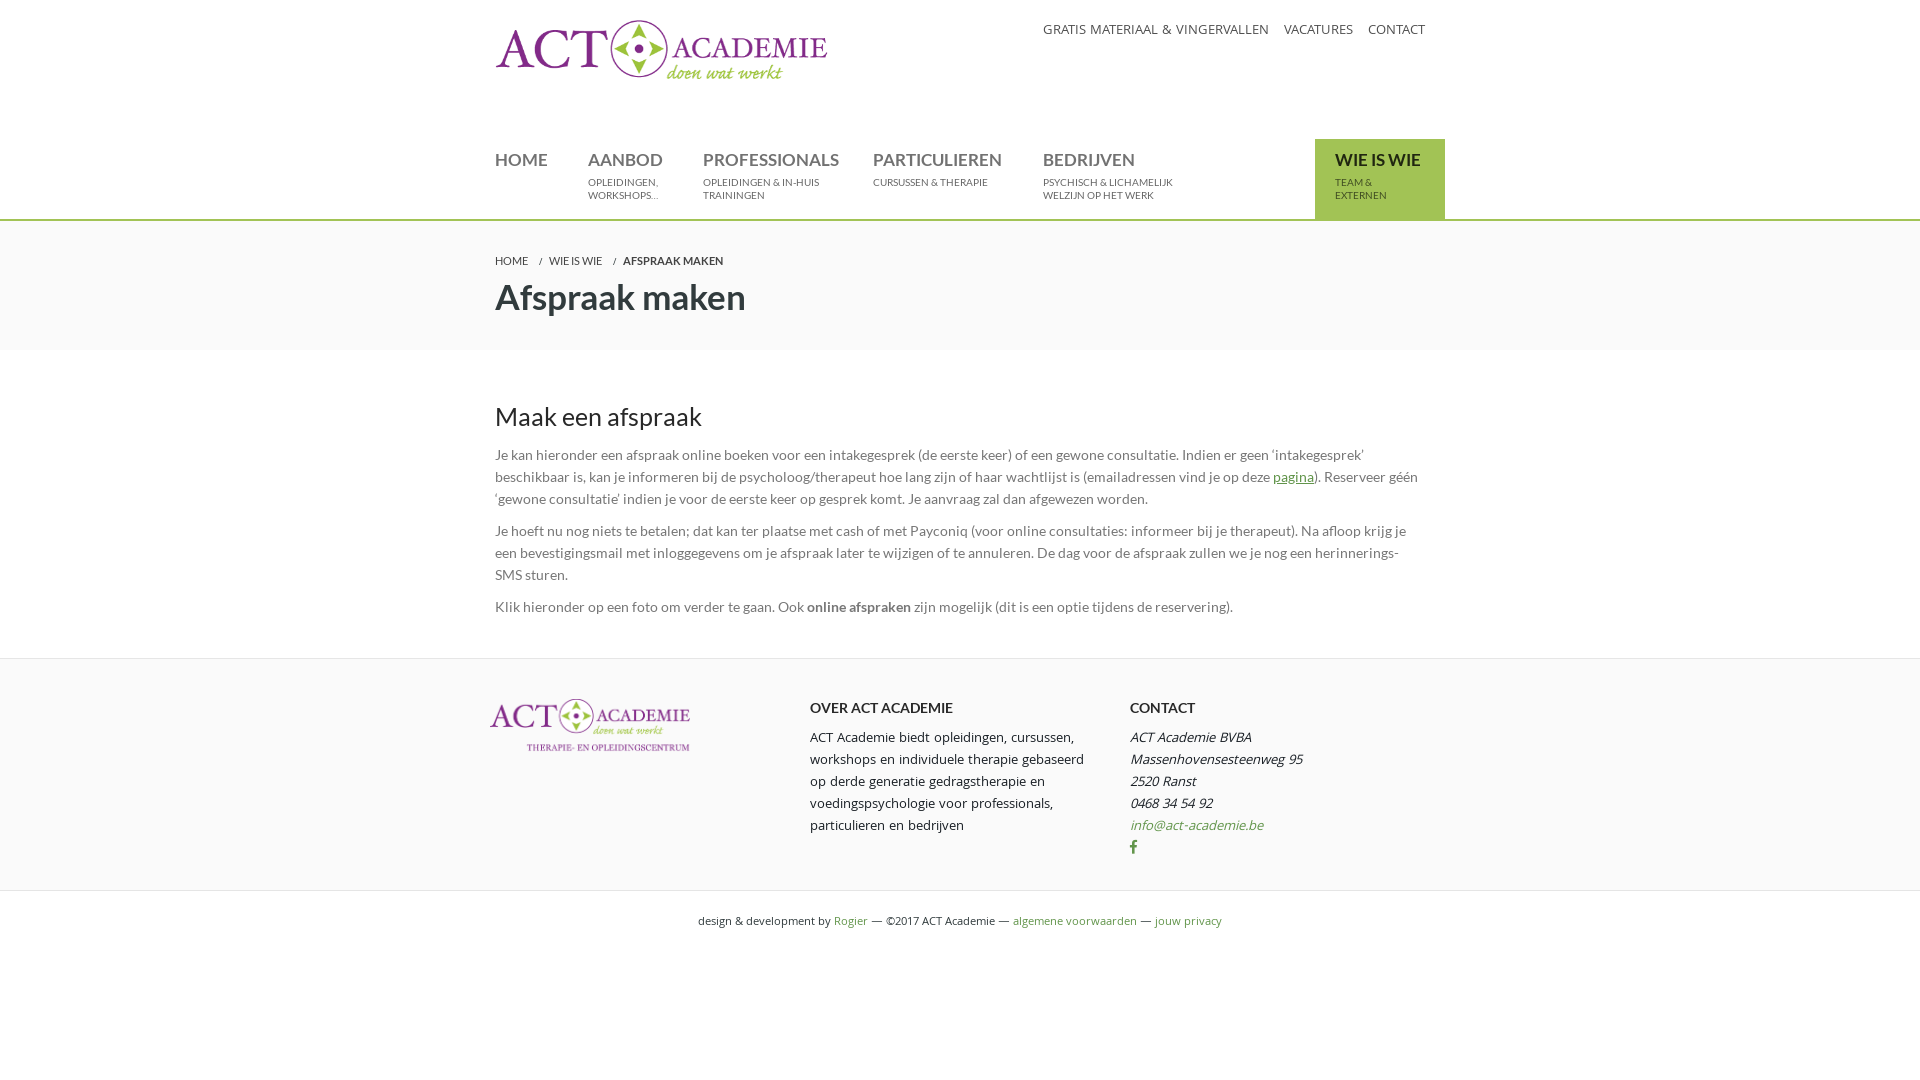 The height and width of the screenshot is (1080, 1920). Describe the element at coordinates (521, 177) in the screenshot. I see `'HOME` at that location.